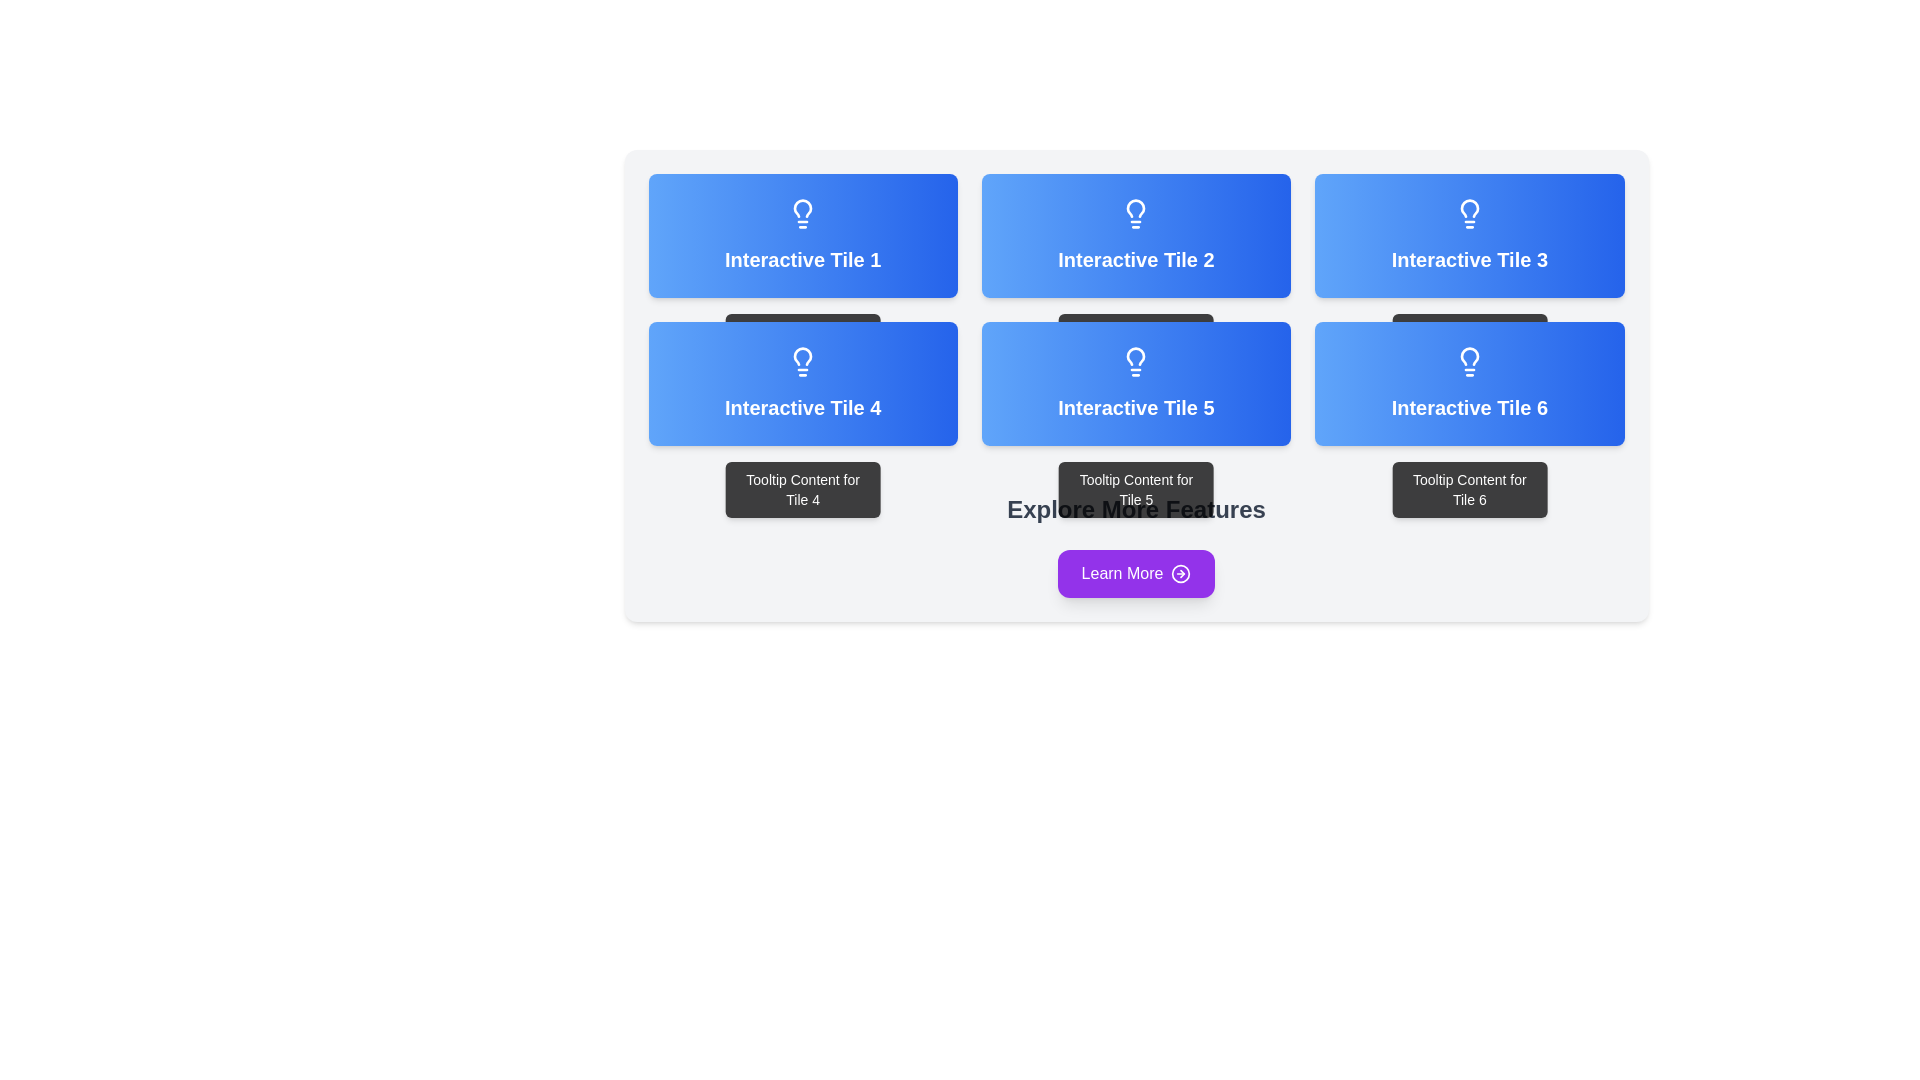 The width and height of the screenshot is (1920, 1080). Describe the element at coordinates (803, 384) in the screenshot. I see `the Interactive Tile 4 which is a rectangular tile with a gradient blue background and a white light bulb icon above the text 'Interactive Tile 4' in bold white font` at that location.